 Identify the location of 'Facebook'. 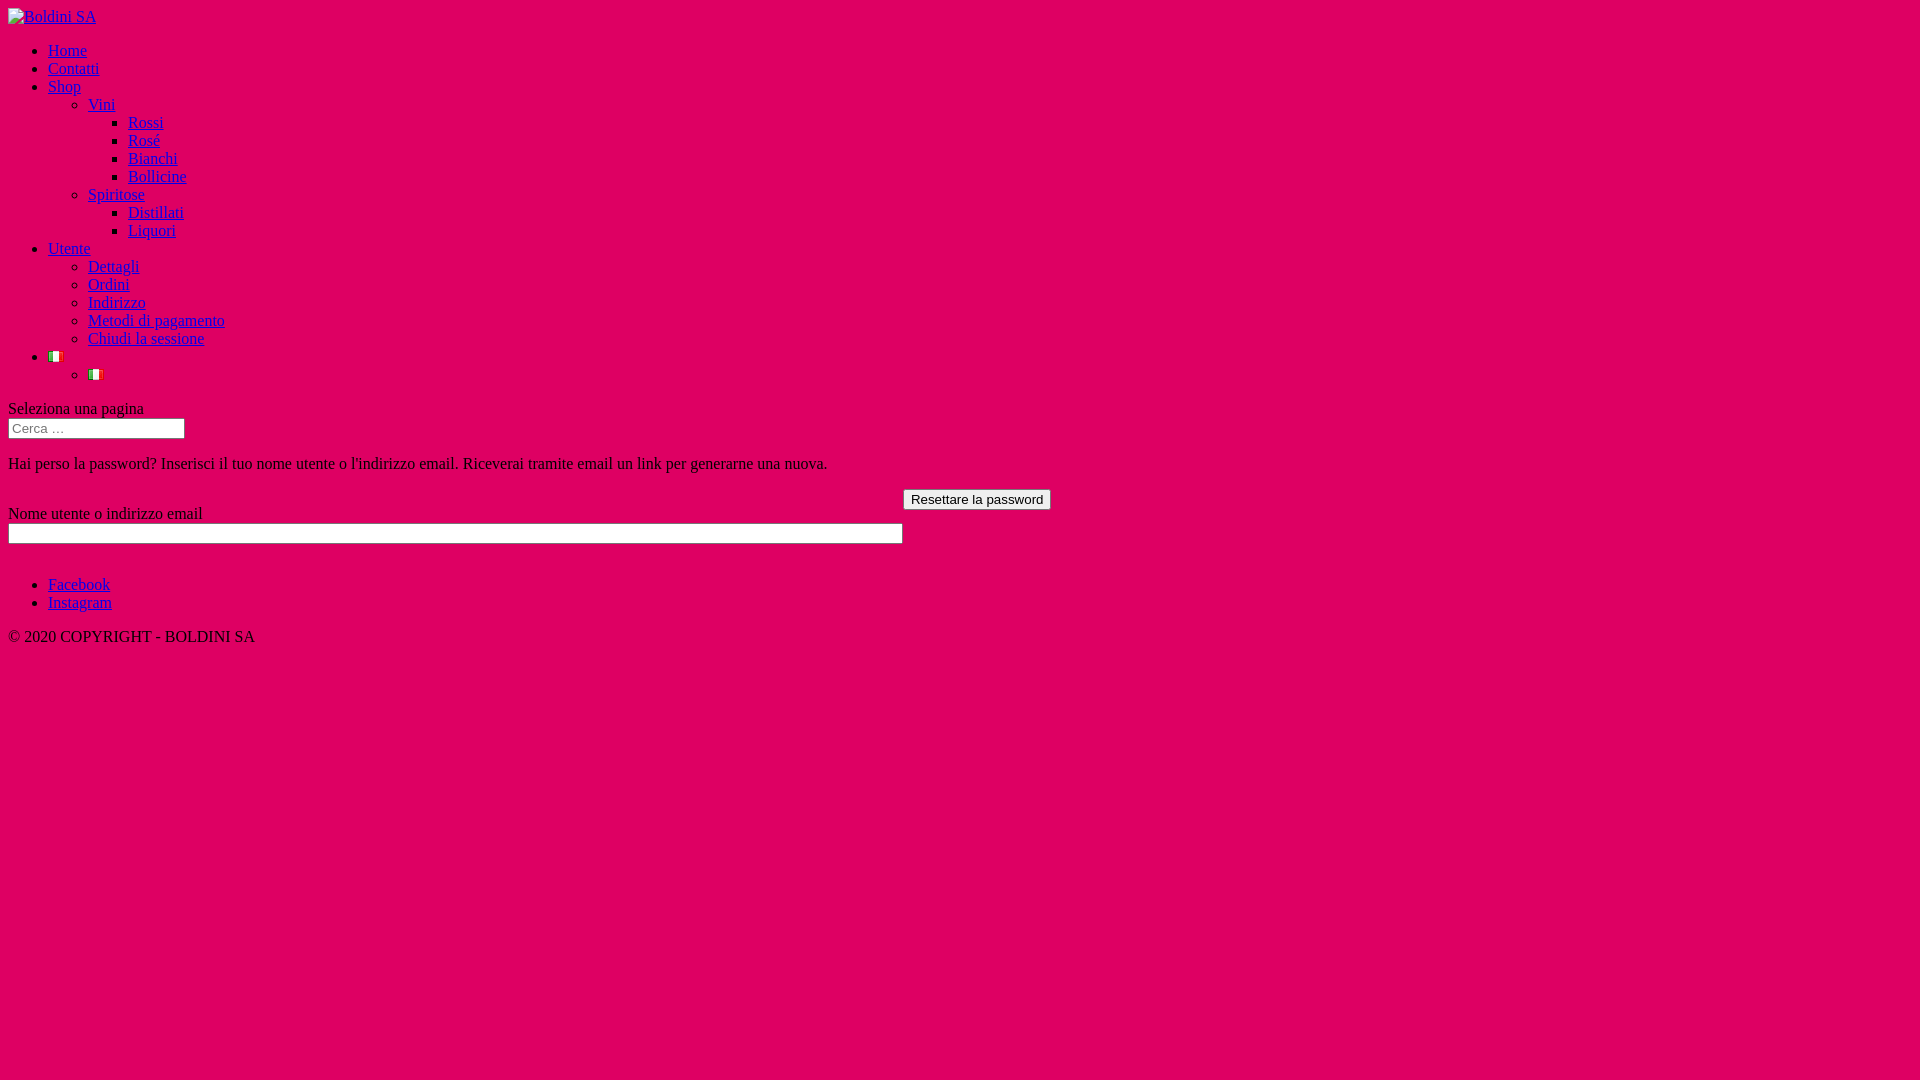
(78, 584).